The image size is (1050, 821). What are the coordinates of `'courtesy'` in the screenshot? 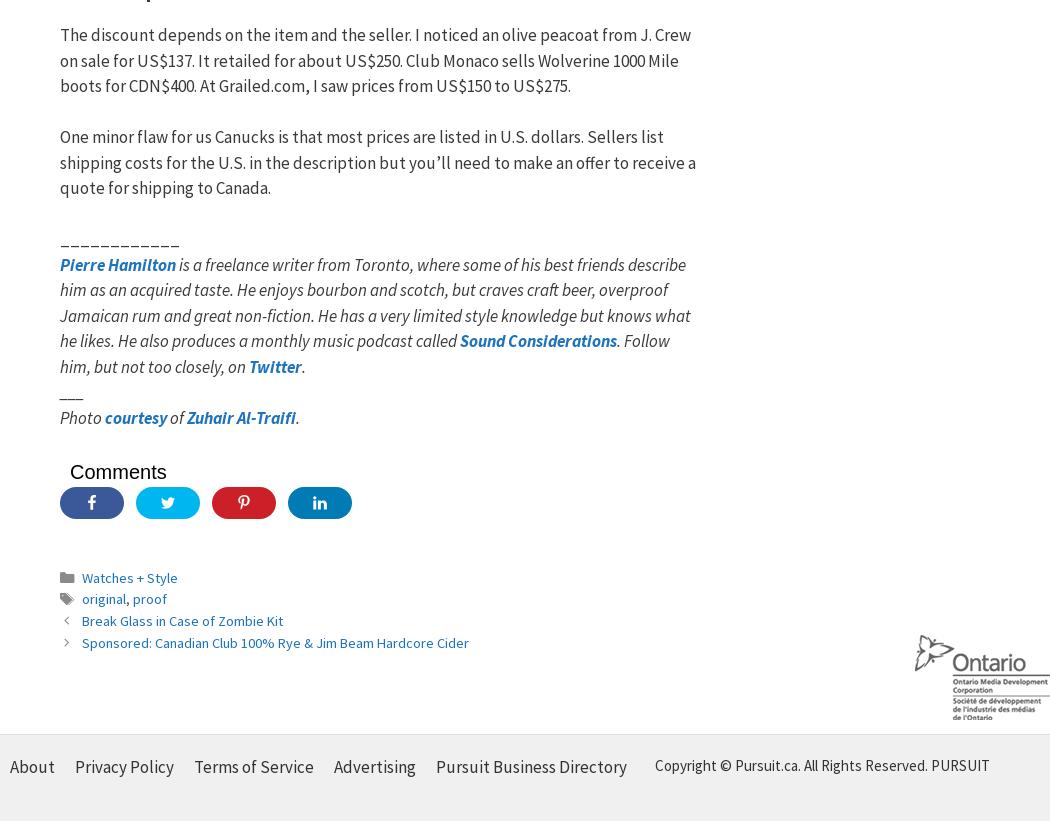 It's located at (134, 416).